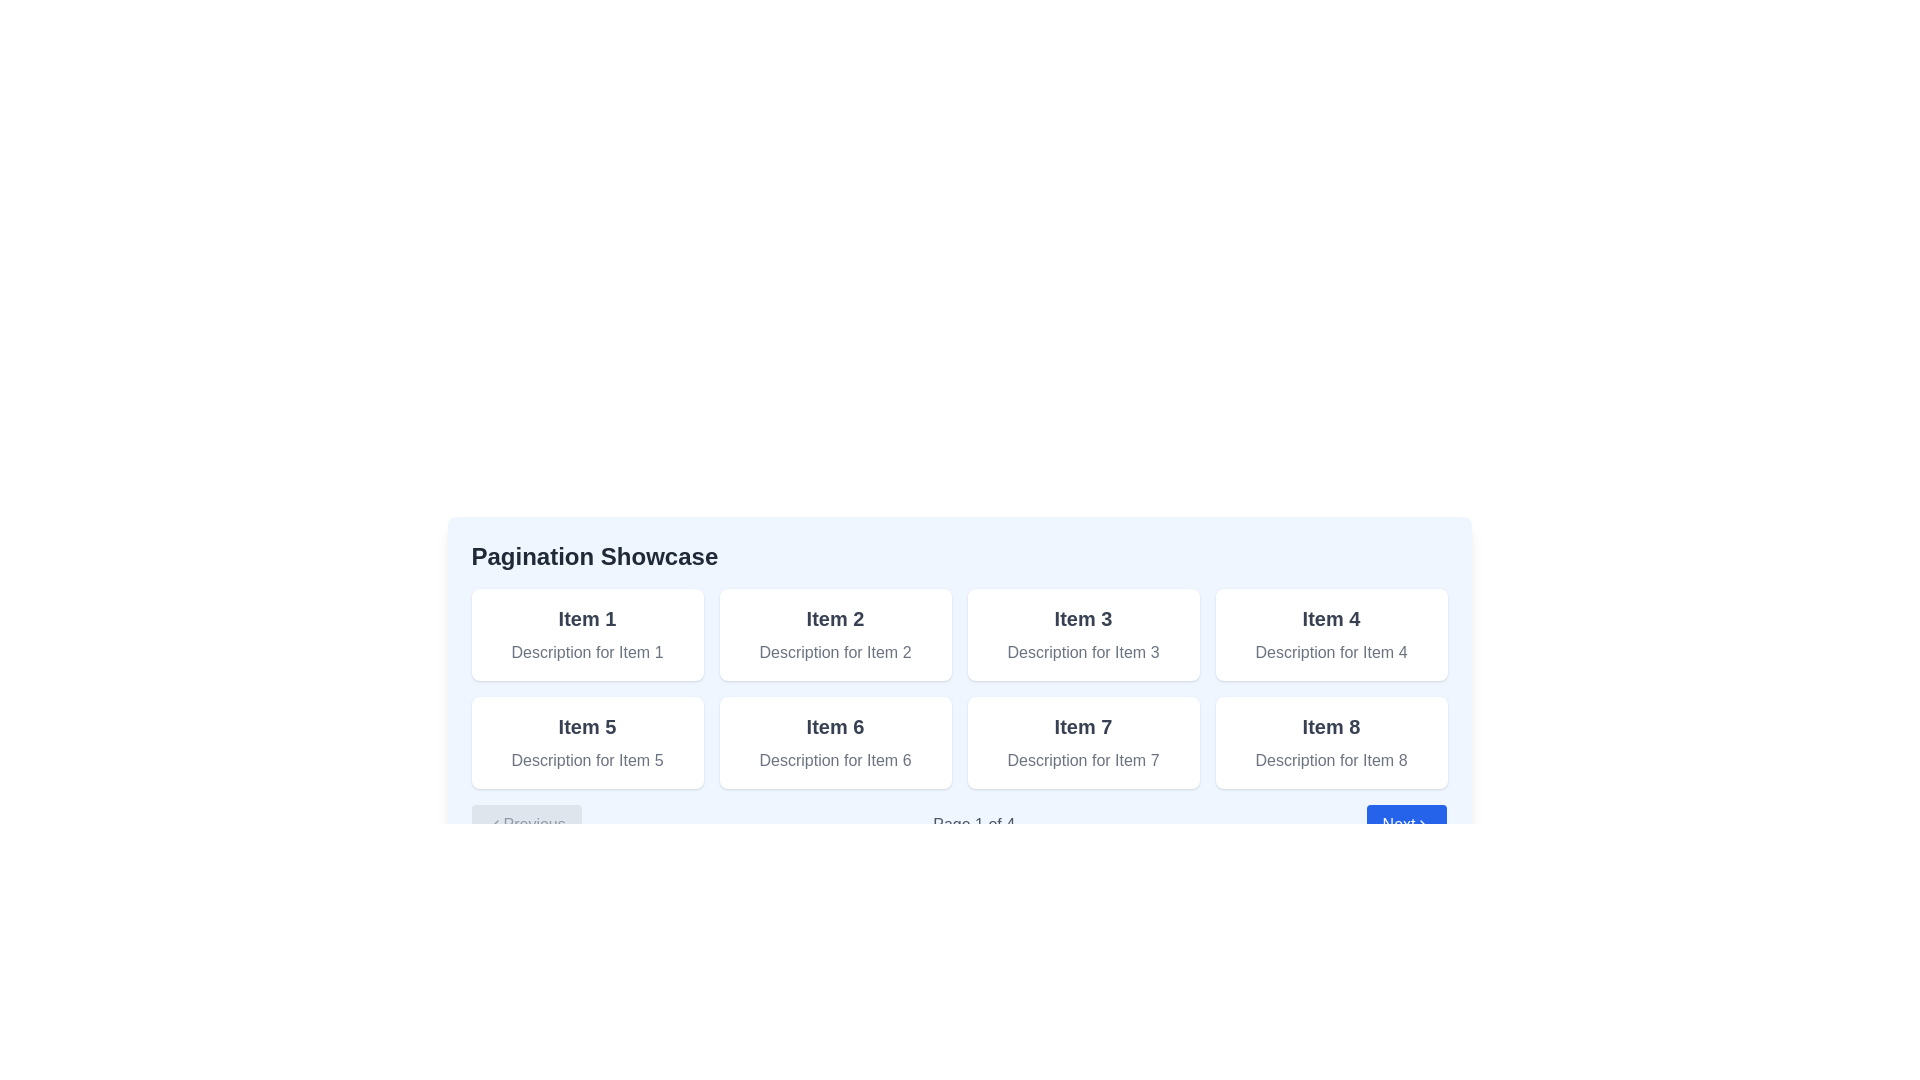 The image size is (1920, 1080). What do you see at coordinates (1082, 726) in the screenshot?
I see `the text label indicating 'Item 7', which serves as the header for the card in the second row and third column of the grid layout` at bounding box center [1082, 726].